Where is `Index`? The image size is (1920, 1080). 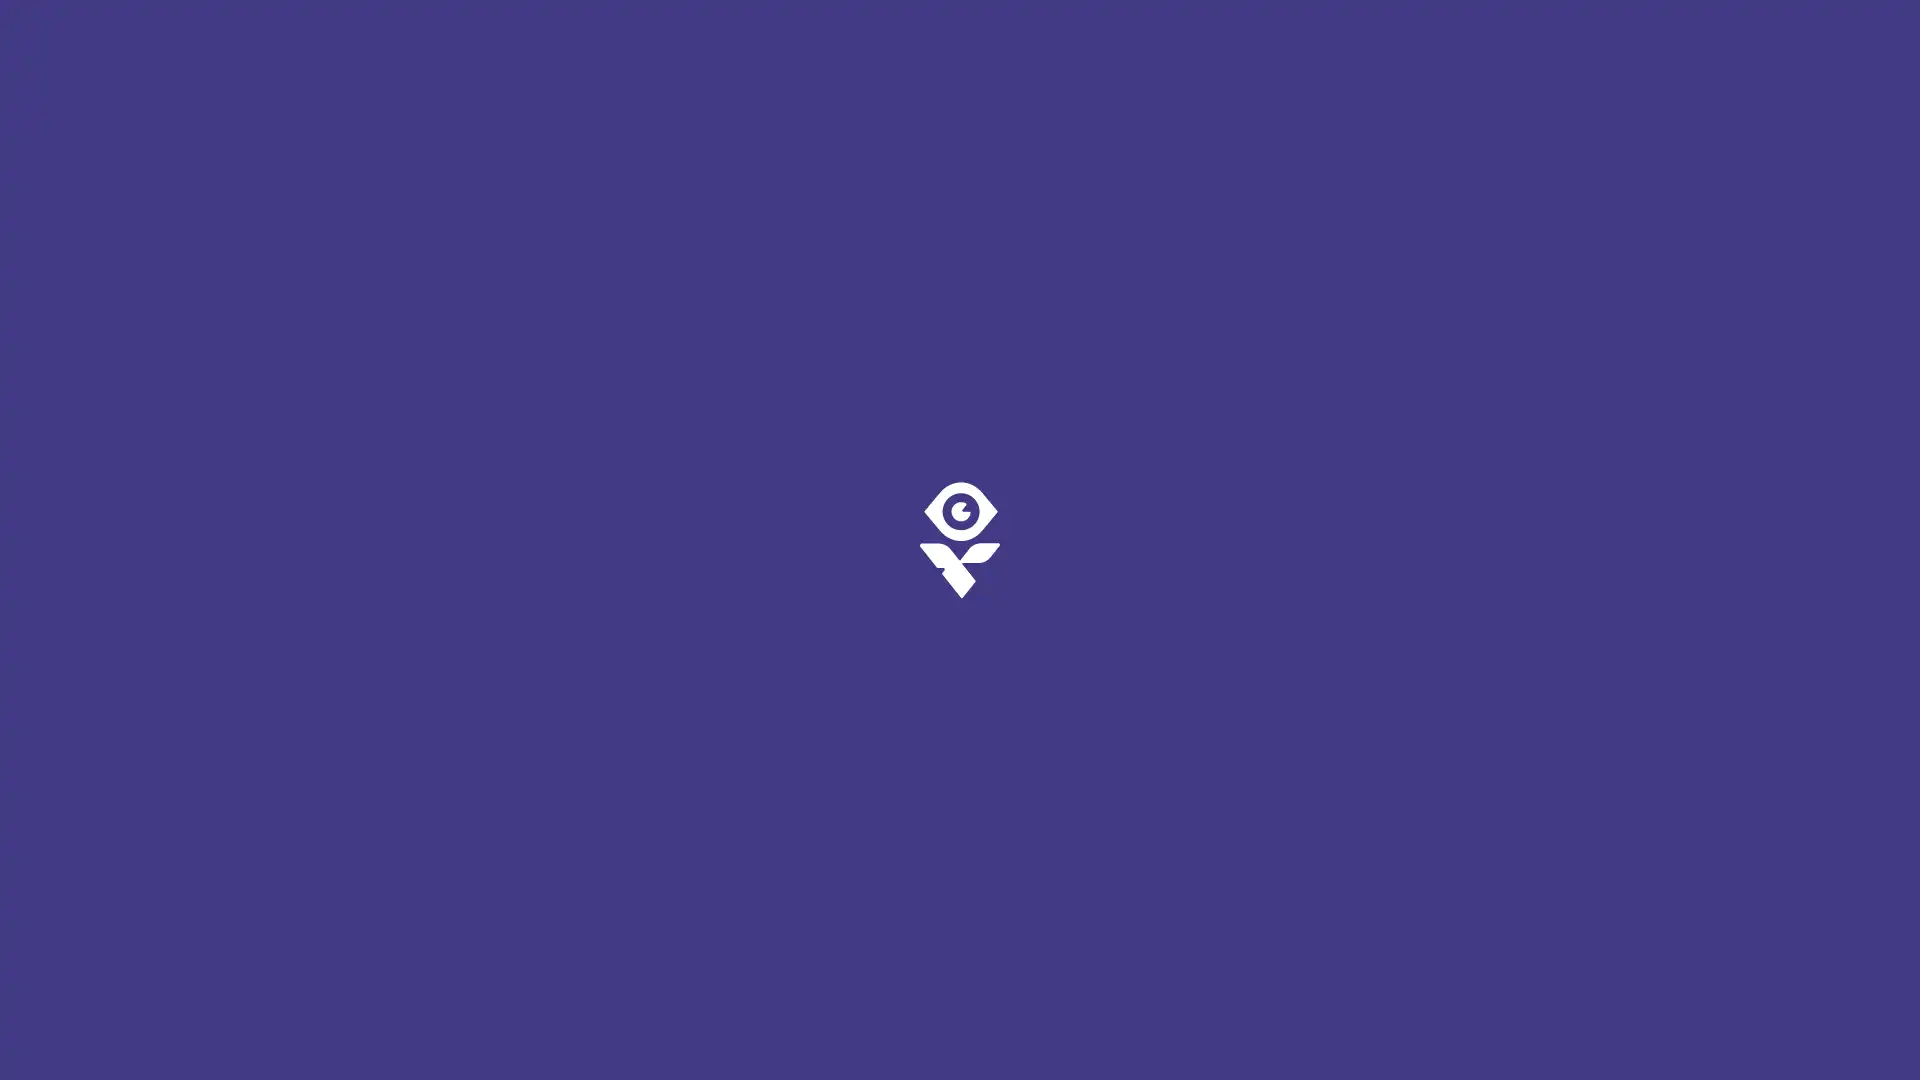
Index is located at coordinates (68, 1029).